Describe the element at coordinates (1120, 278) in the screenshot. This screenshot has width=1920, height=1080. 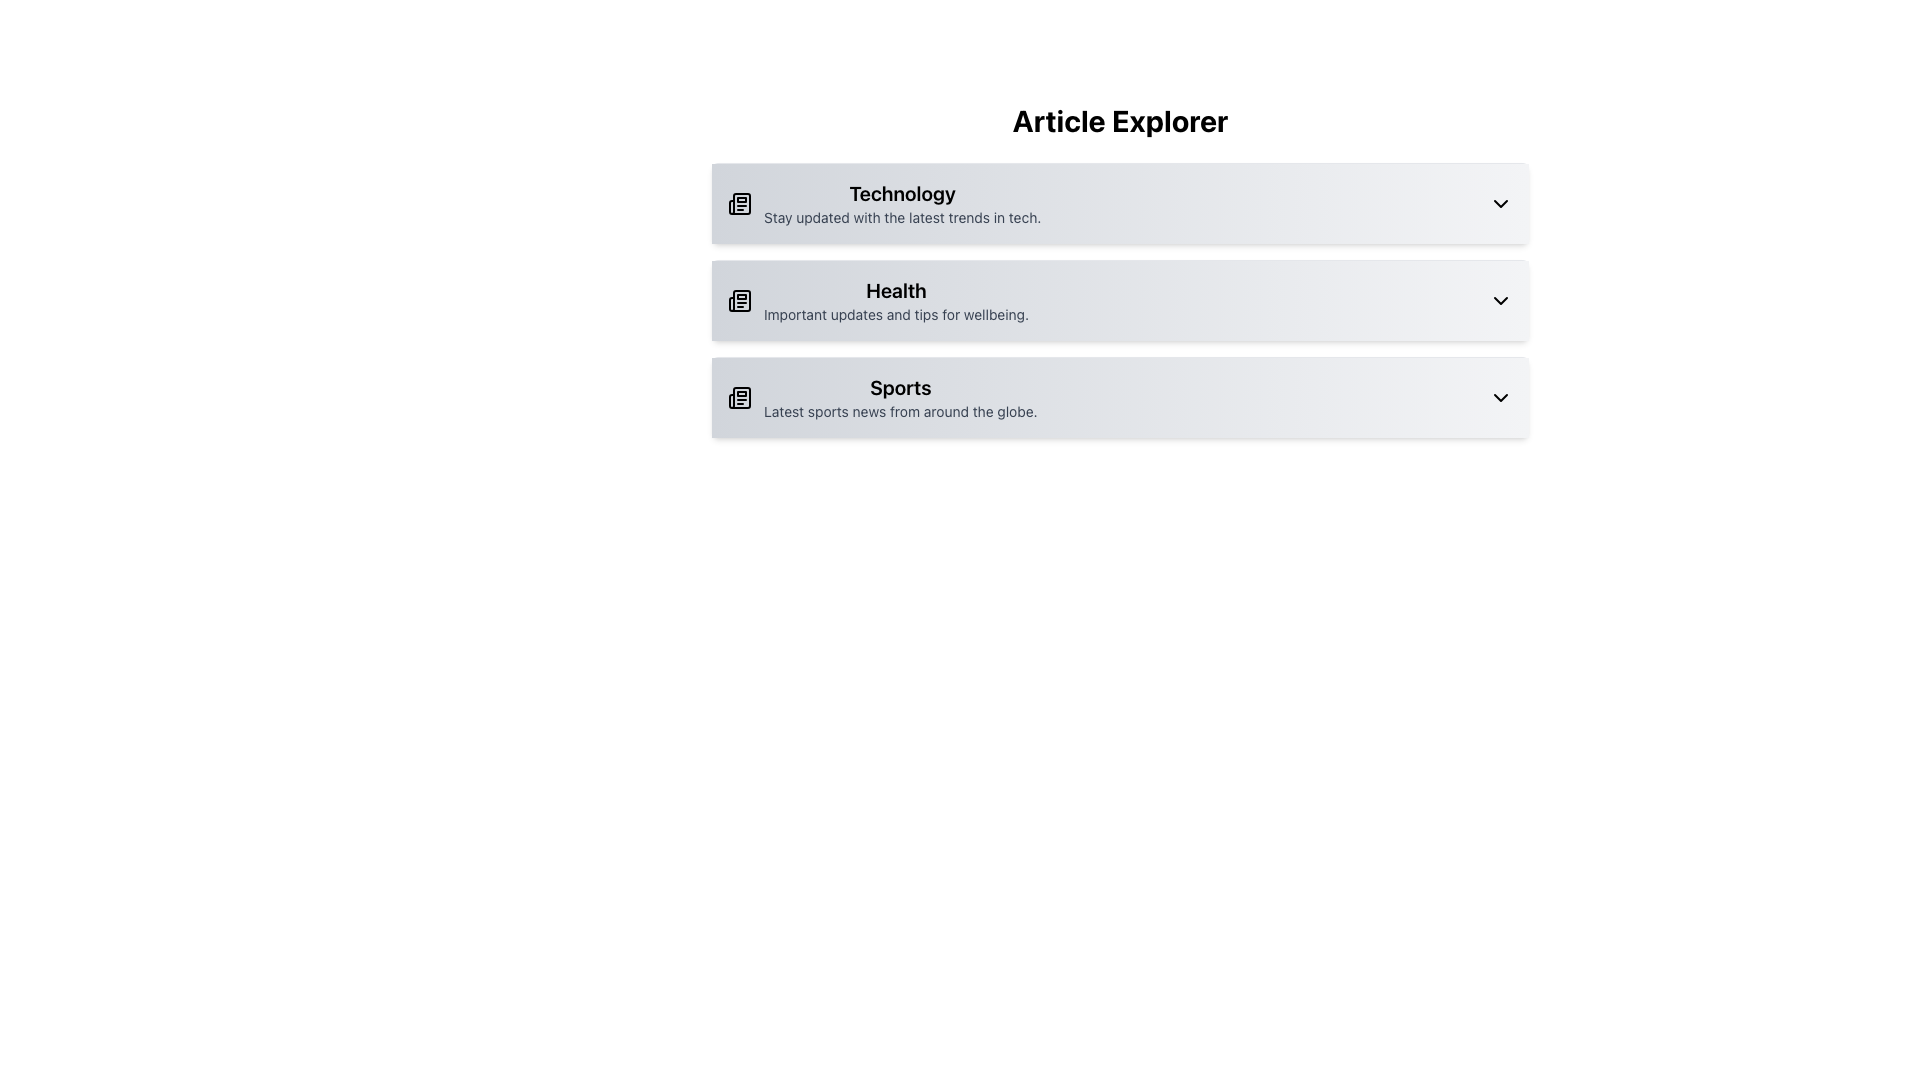
I see `the Expandable List Item labeled 'Health' for accessibility navigation` at that location.